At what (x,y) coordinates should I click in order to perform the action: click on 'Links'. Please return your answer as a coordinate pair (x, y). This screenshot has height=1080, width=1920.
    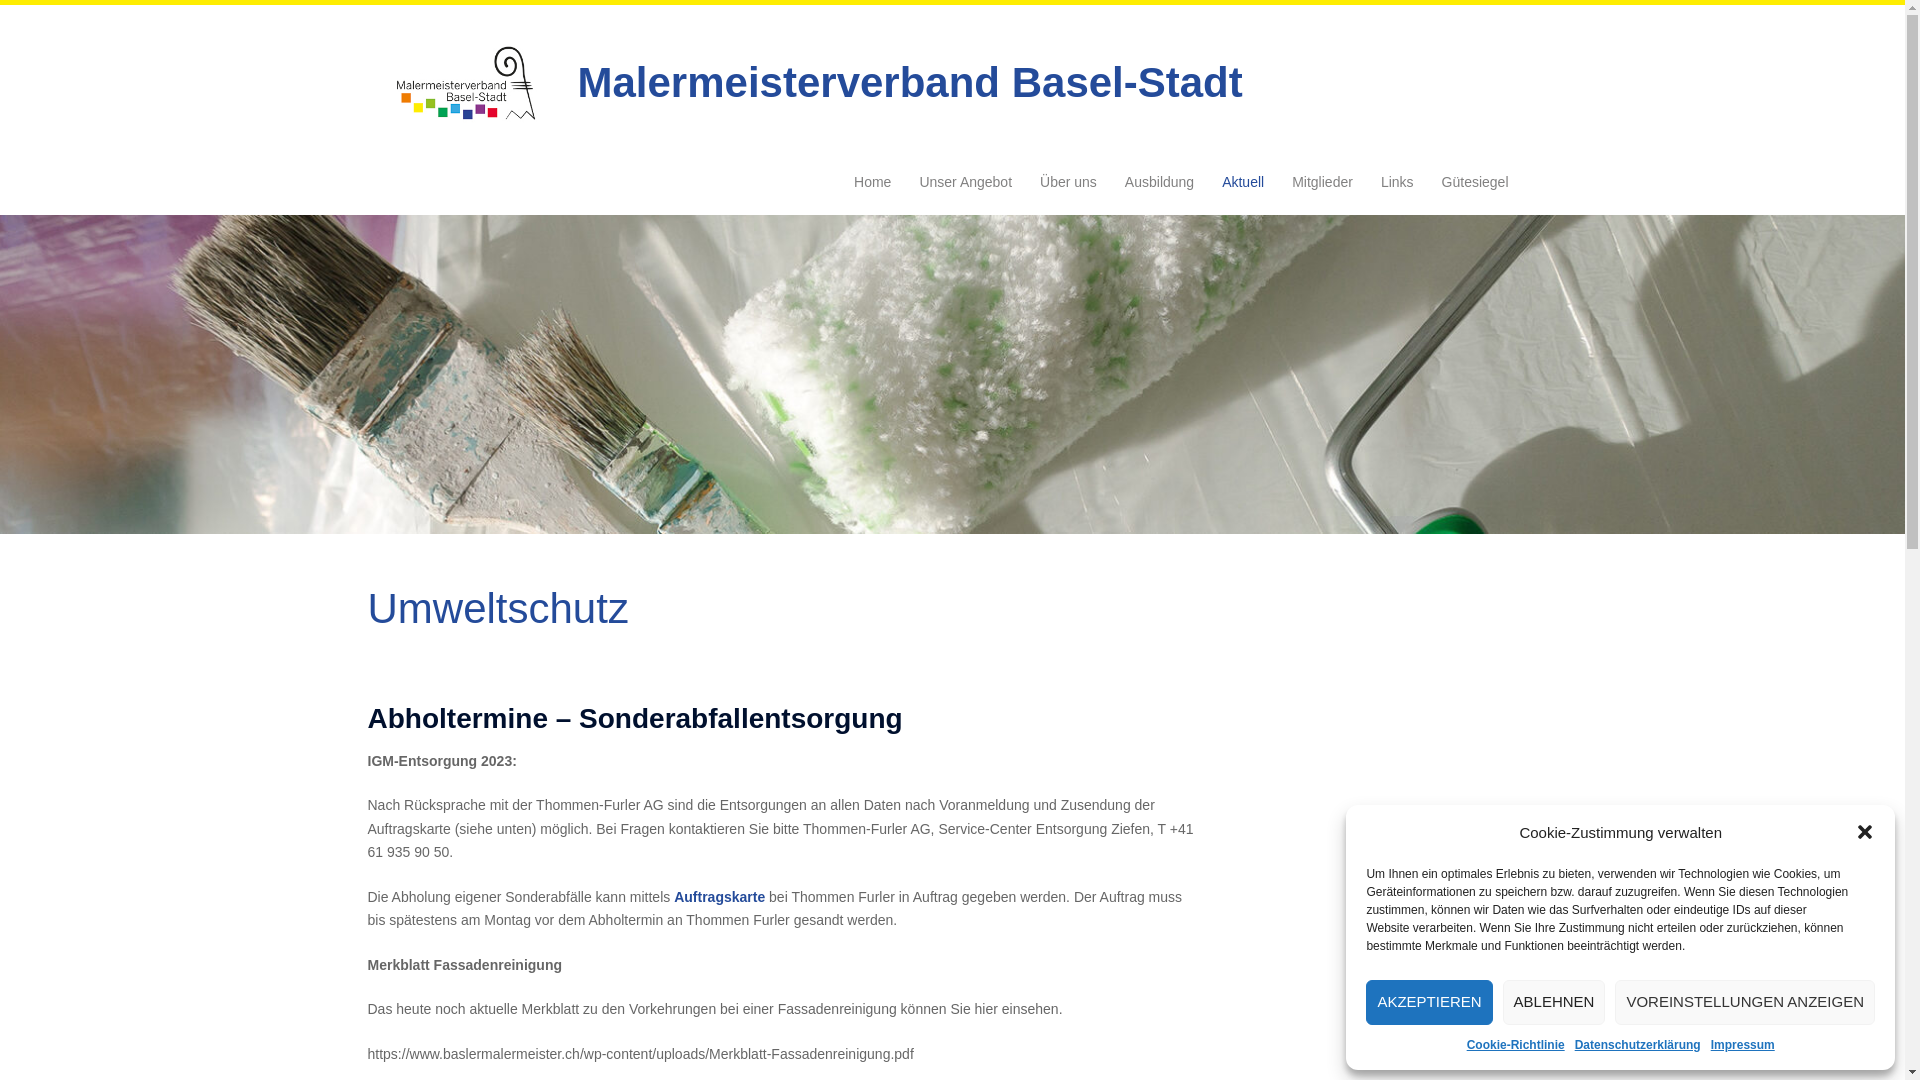
    Looking at the image, I should click on (1380, 182).